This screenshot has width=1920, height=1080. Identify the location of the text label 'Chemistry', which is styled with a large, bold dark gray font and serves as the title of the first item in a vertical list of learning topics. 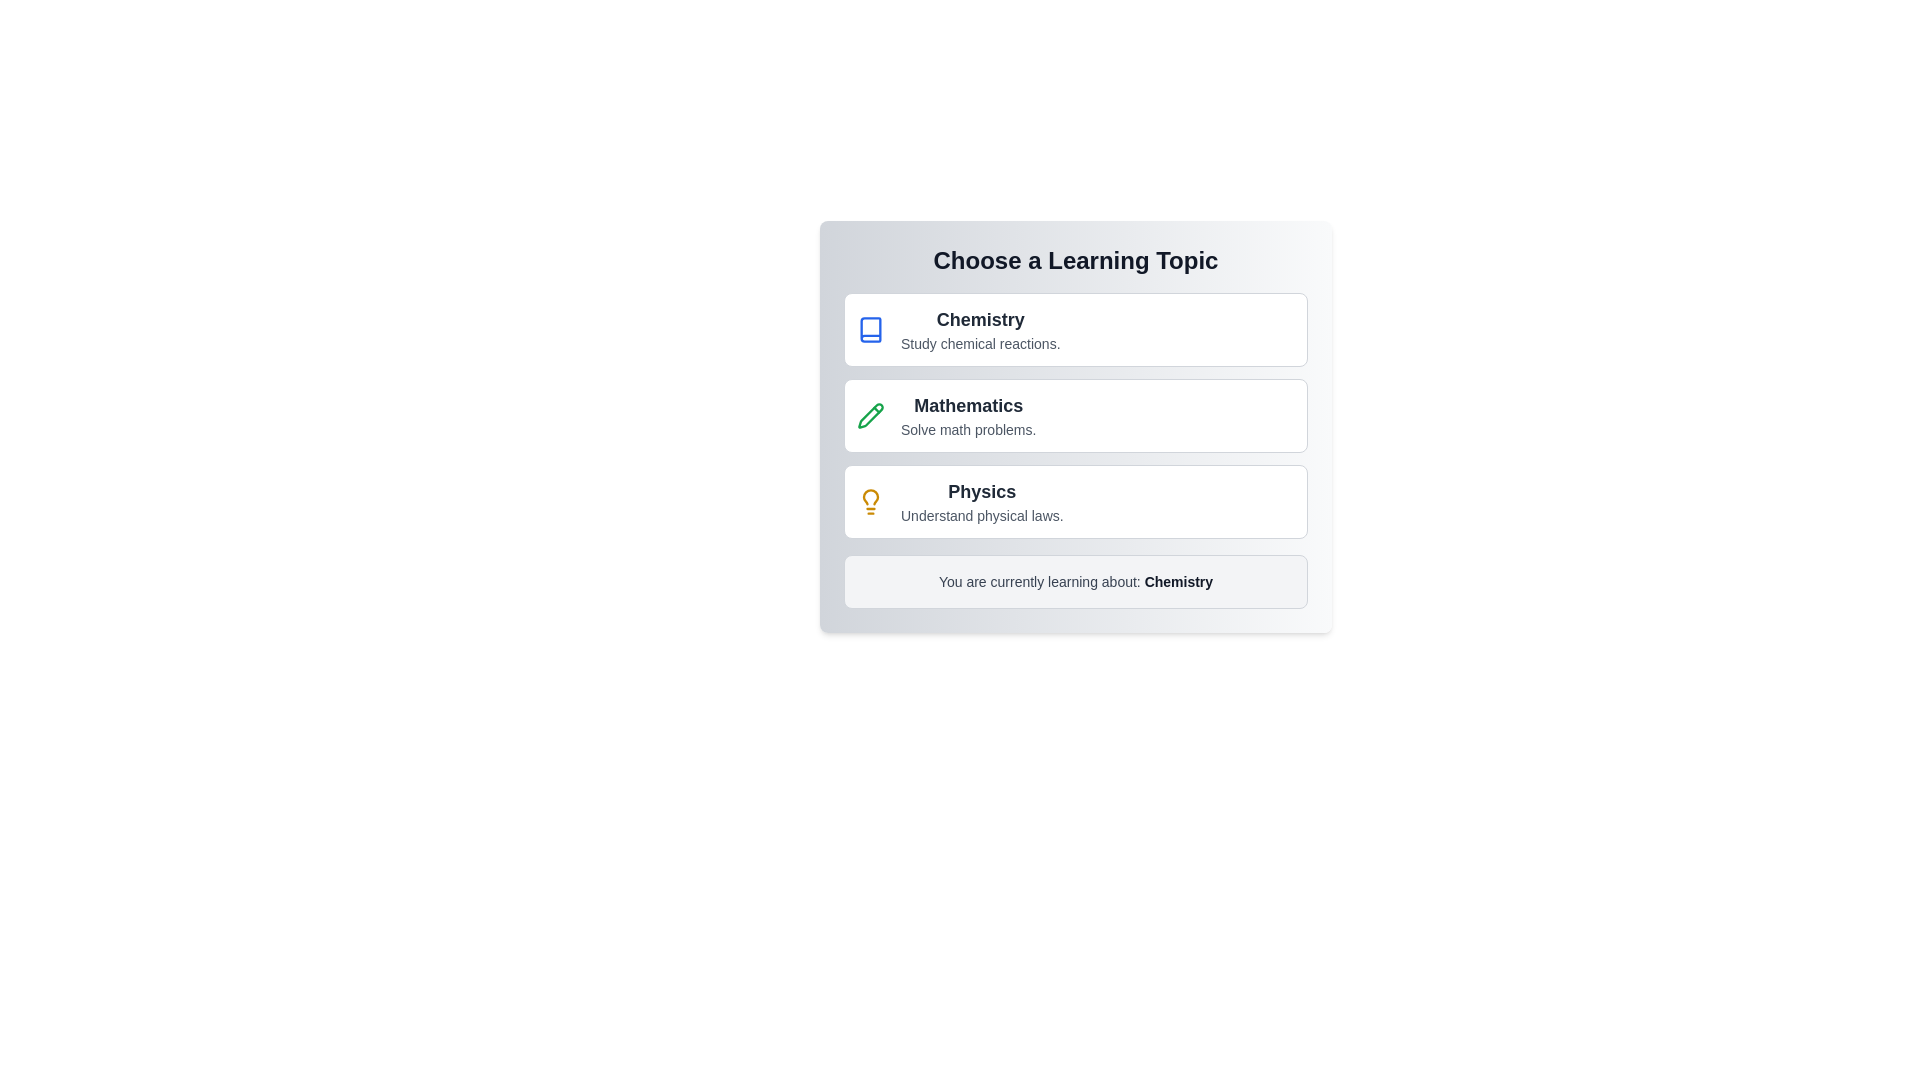
(980, 319).